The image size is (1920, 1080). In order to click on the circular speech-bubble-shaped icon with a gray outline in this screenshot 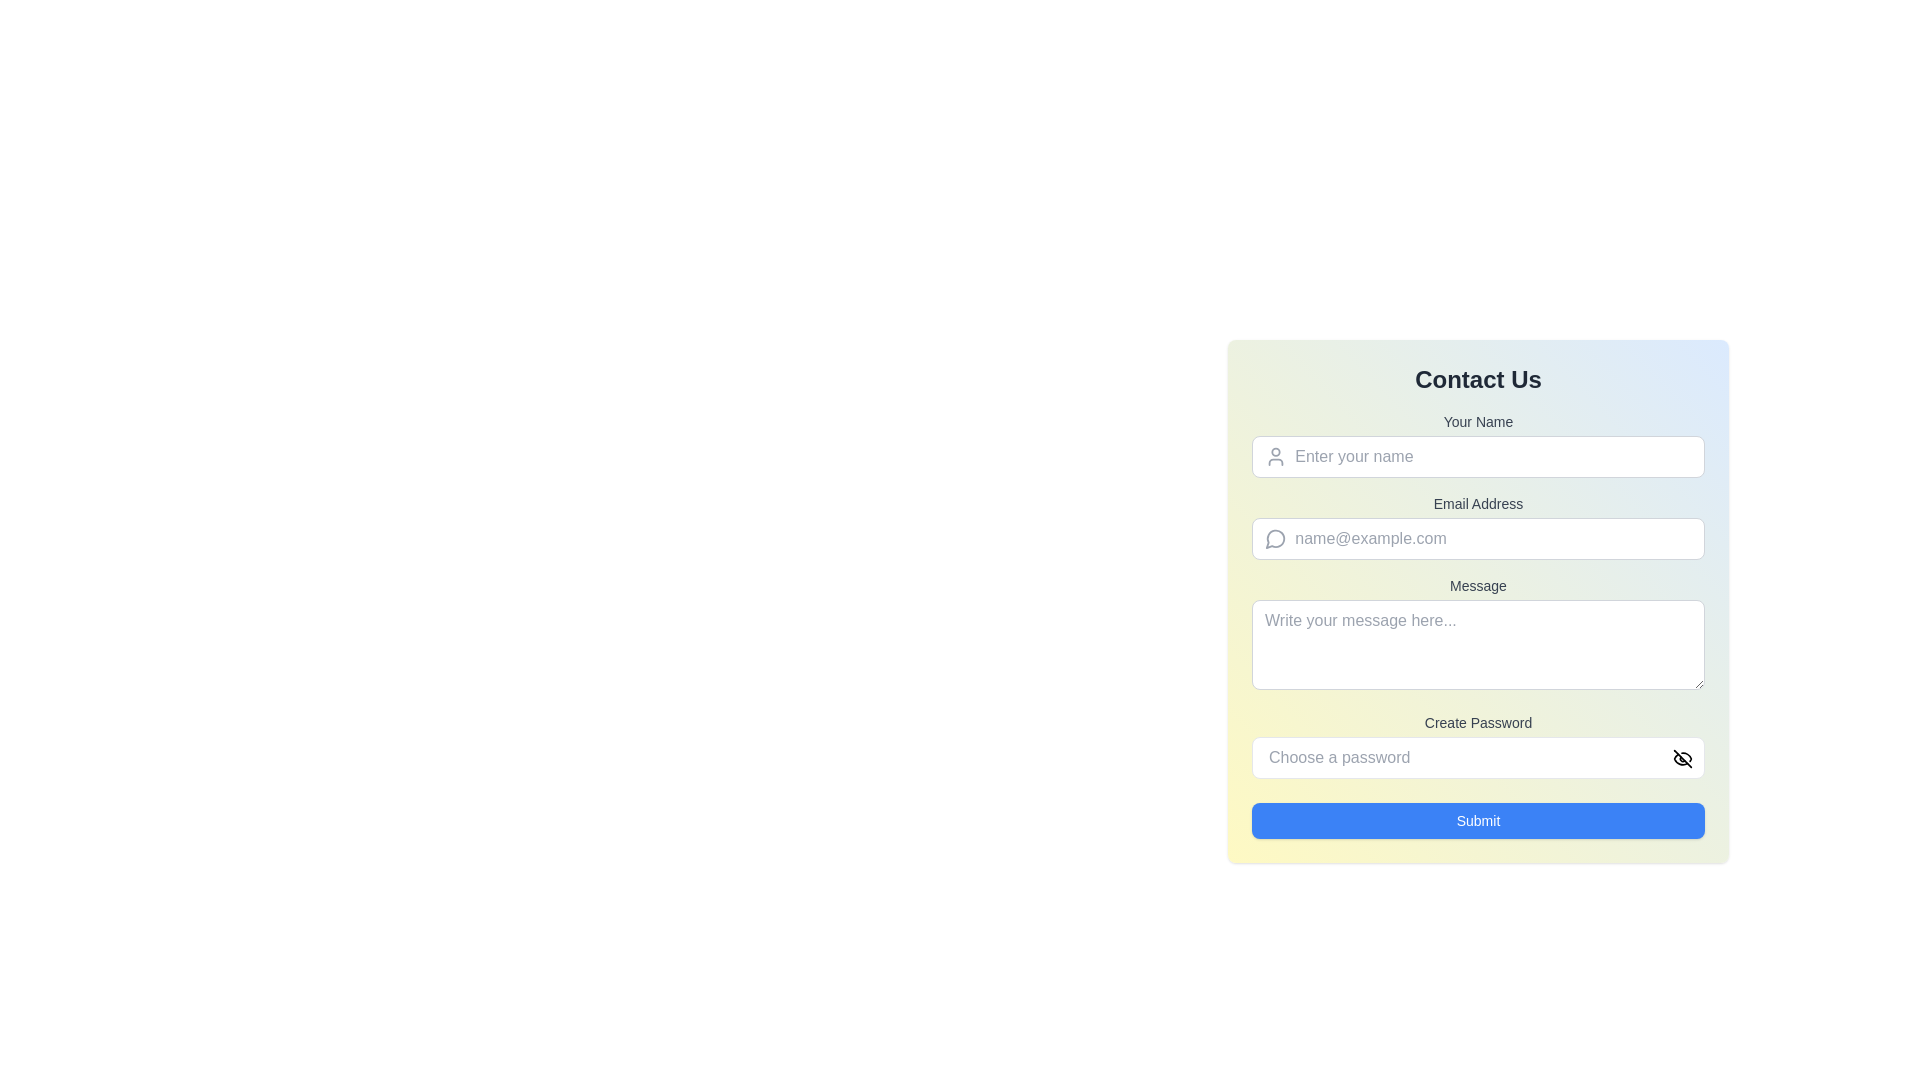, I will do `click(1275, 538)`.